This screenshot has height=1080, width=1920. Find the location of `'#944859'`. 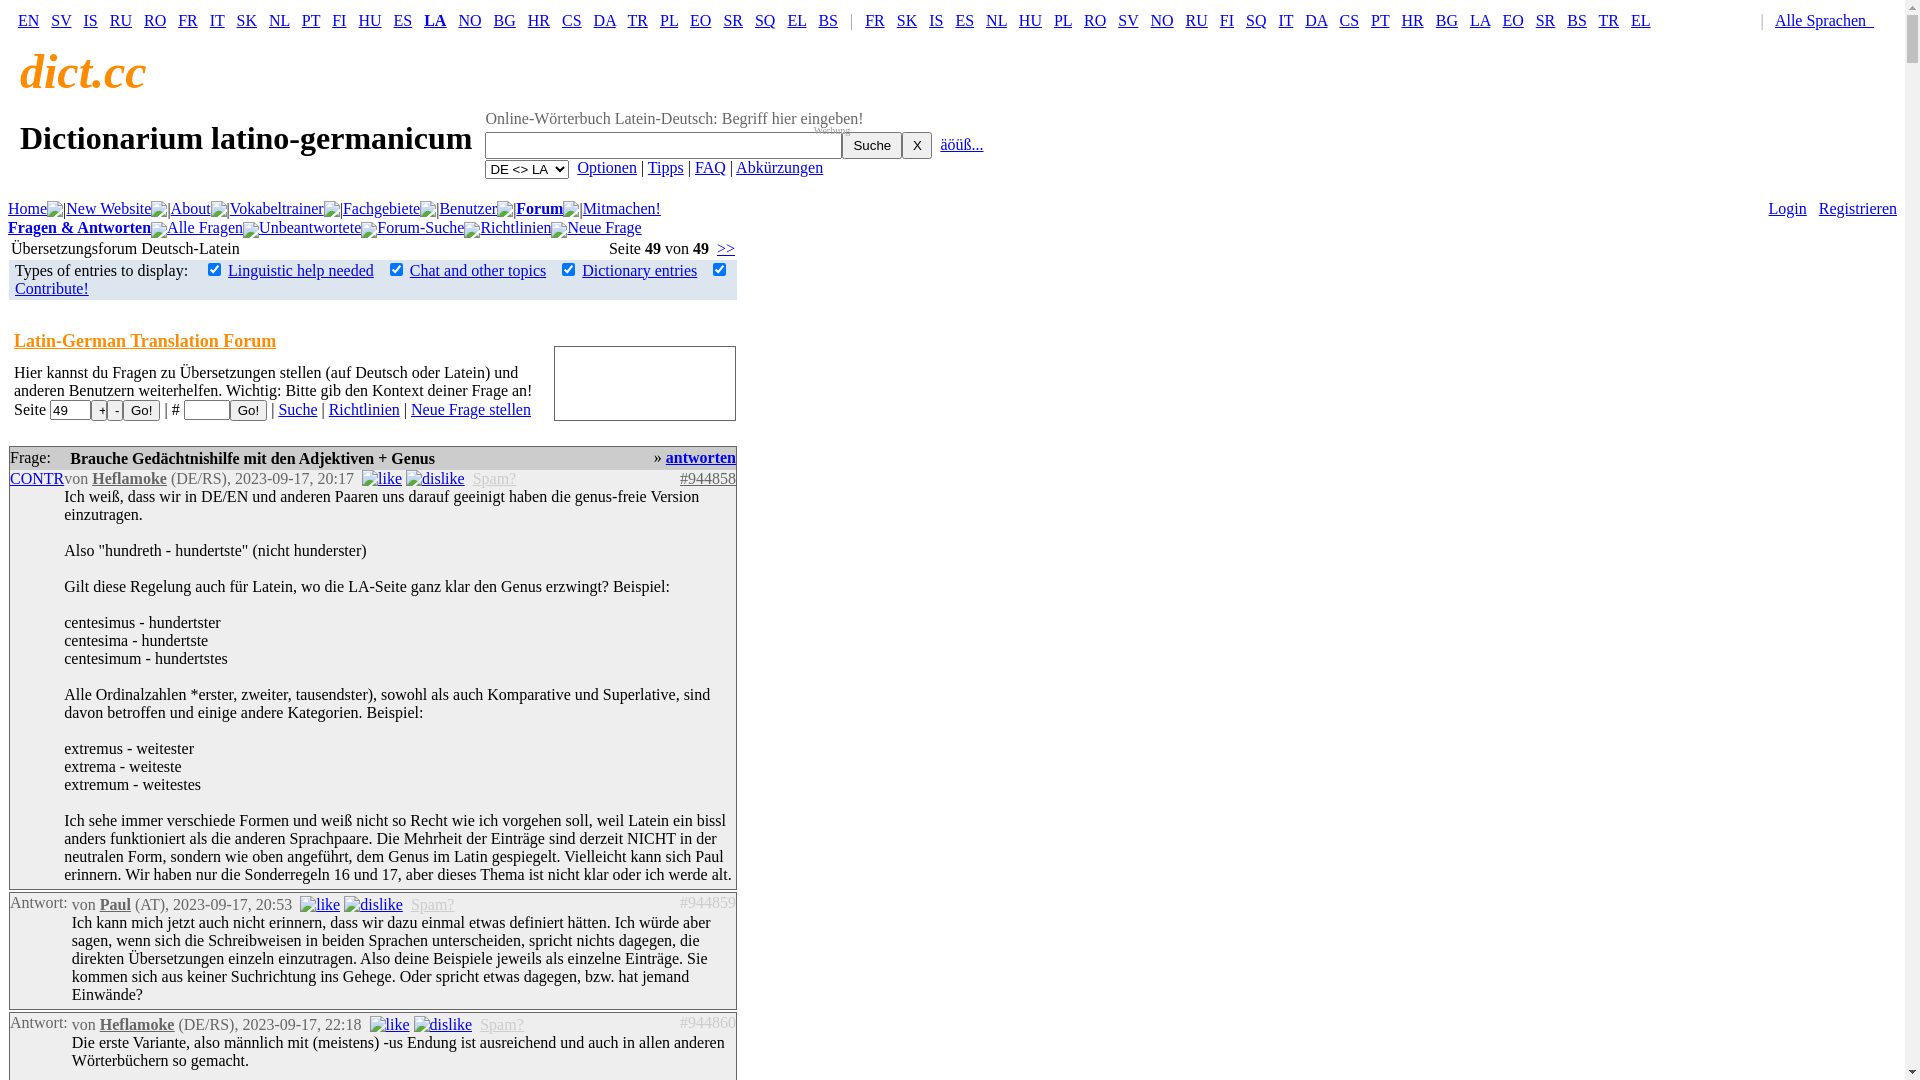

'#944859' is located at coordinates (708, 902).